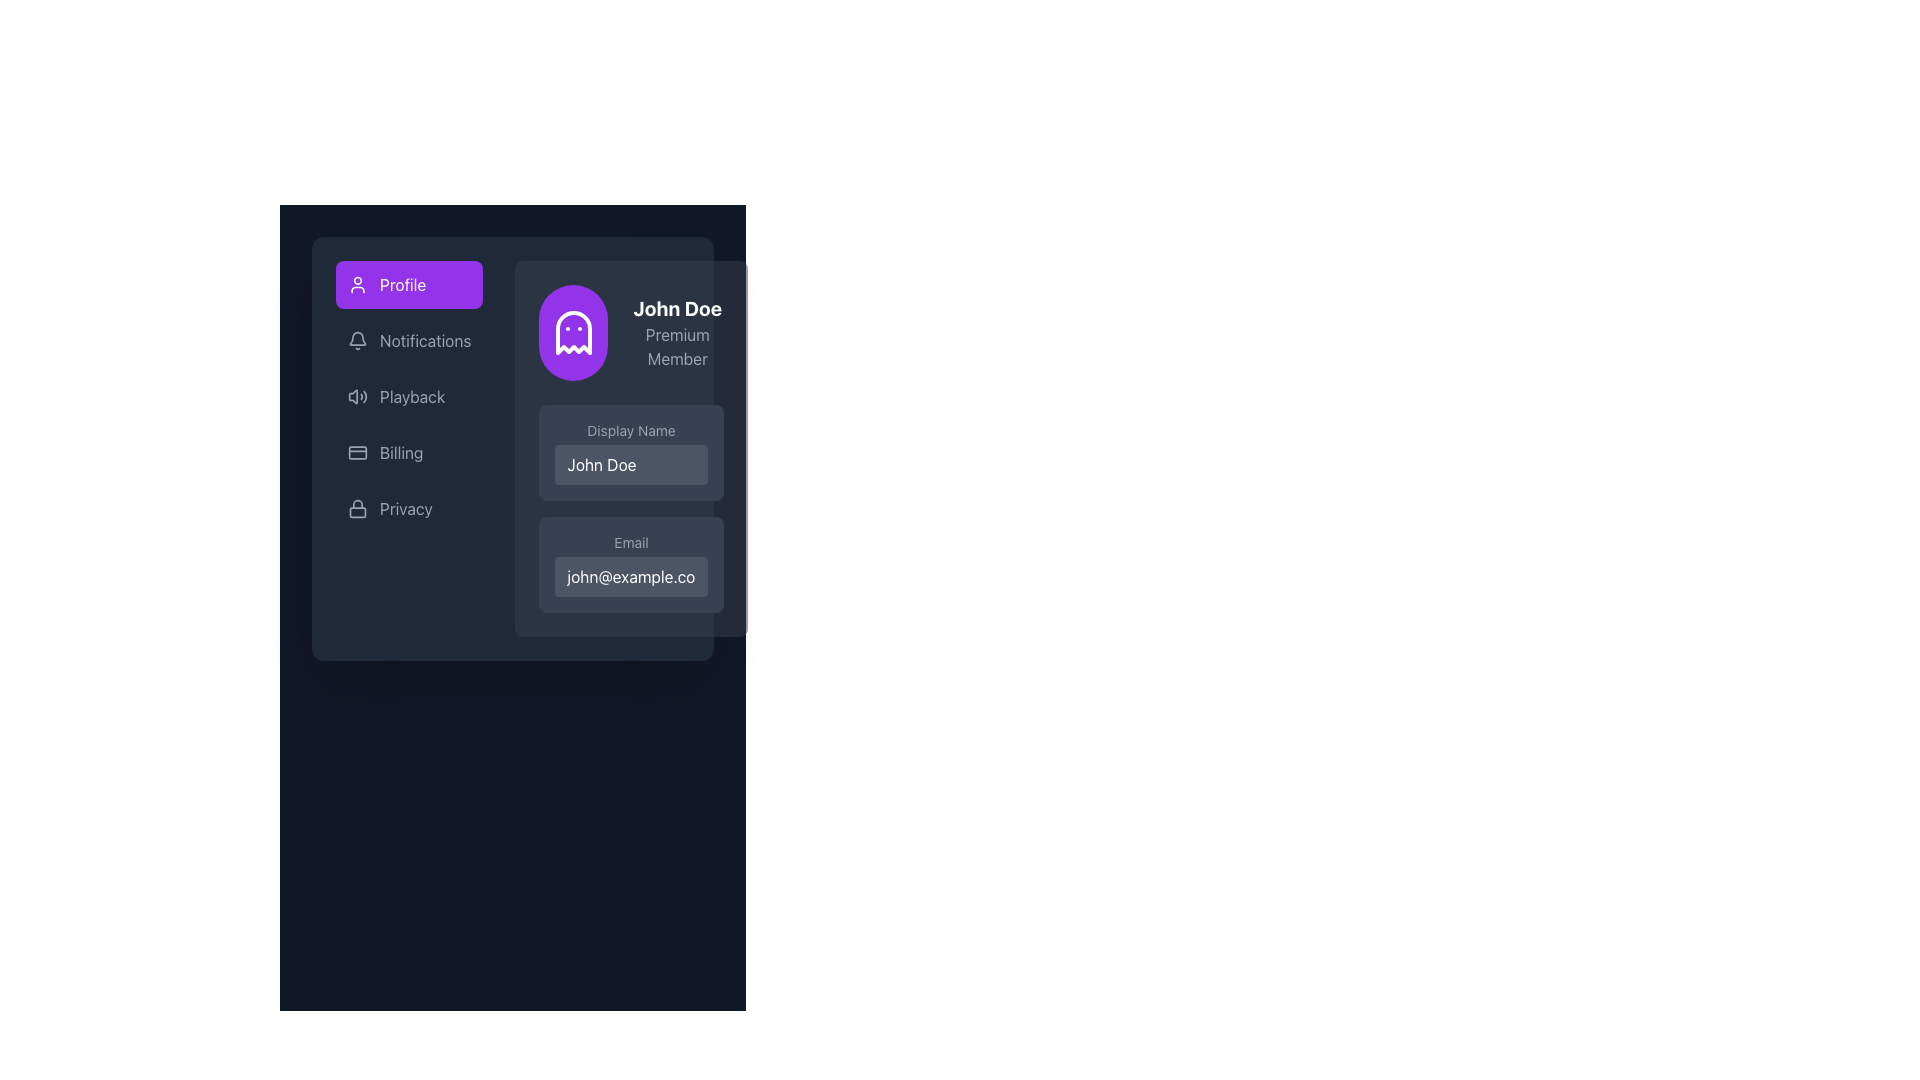 The width and height of the screenshot is (1920, 1080). I want to click on to select or activate the 'Notifications' text label located in the sidebar menu, which appears in light gray against a darker background, so click(424, 339).